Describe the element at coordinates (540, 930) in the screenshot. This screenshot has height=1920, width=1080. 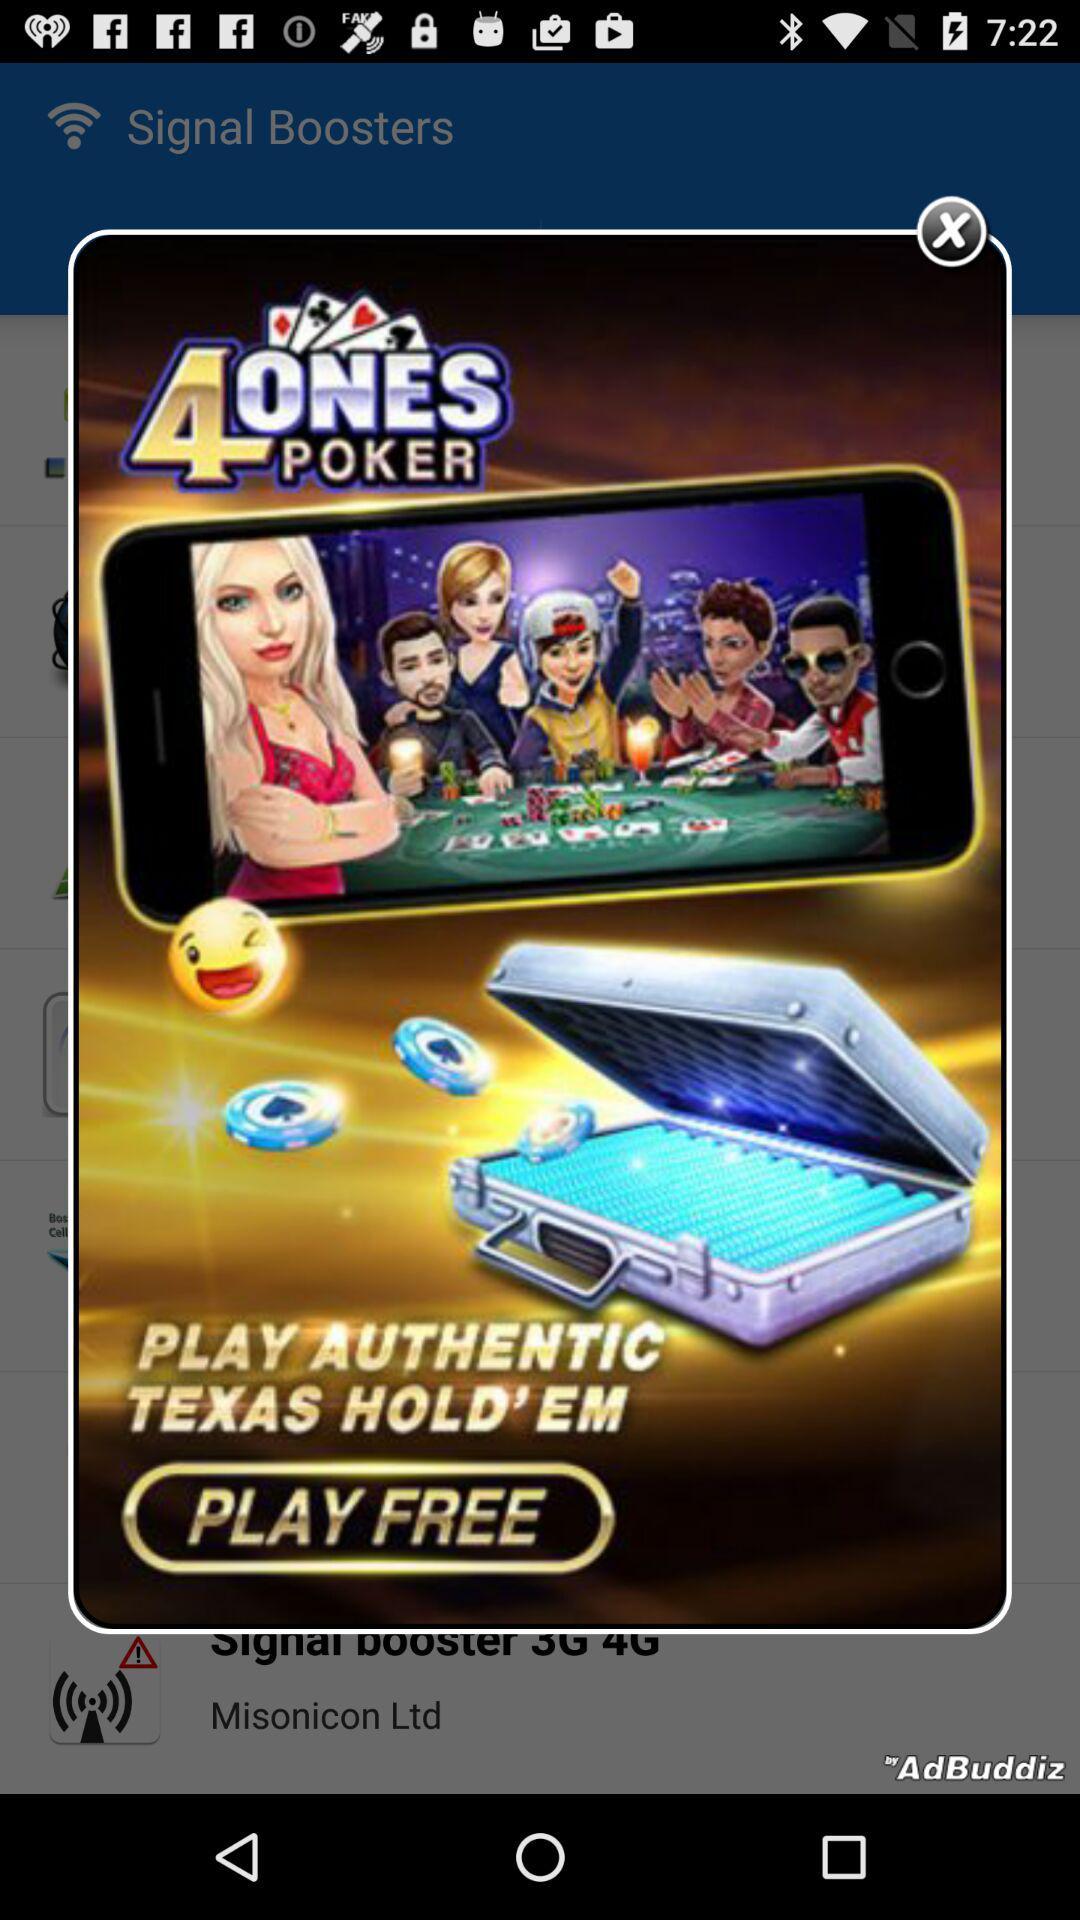
I see `advertised game` at that location.